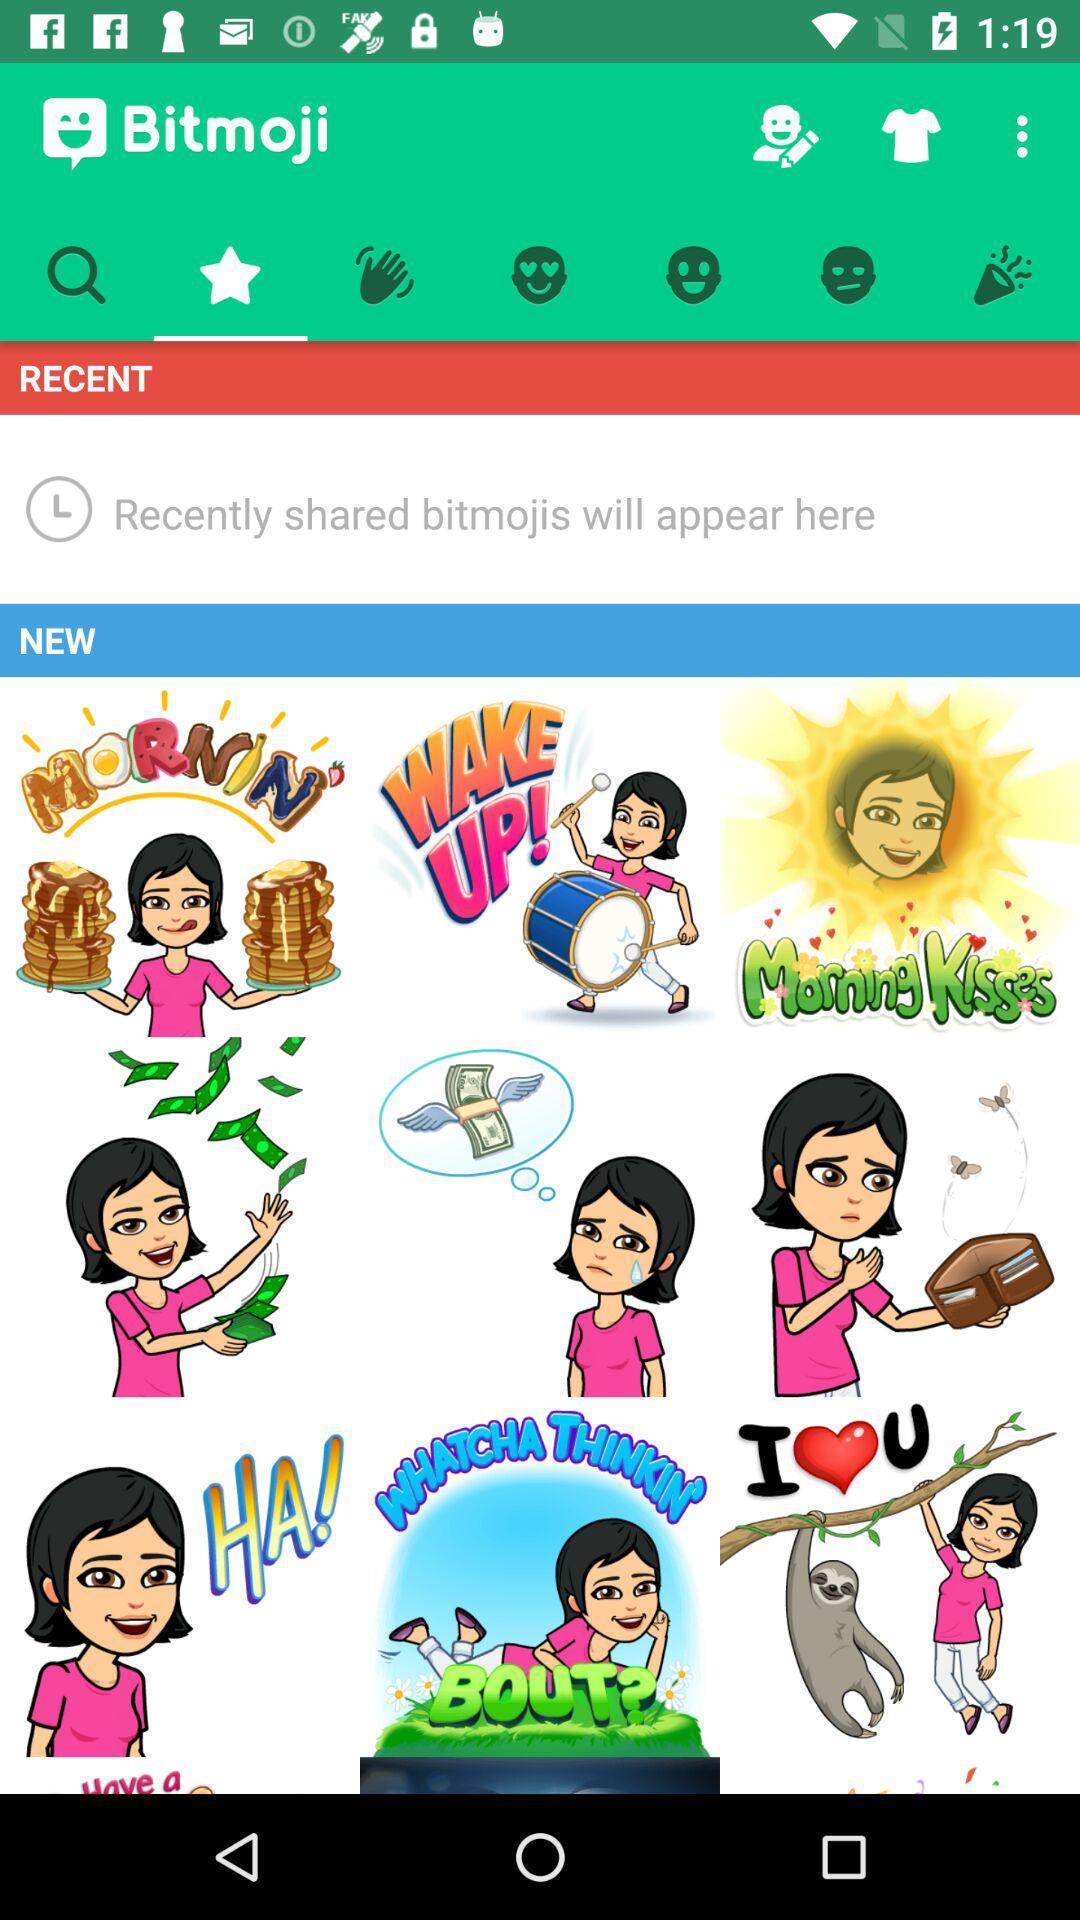 Image resolution: width=1080 pixels, height=1920 pixels. Describe the element at coordinates (180, 1576) in the screenshot. I see `send ha emoji` at that location.